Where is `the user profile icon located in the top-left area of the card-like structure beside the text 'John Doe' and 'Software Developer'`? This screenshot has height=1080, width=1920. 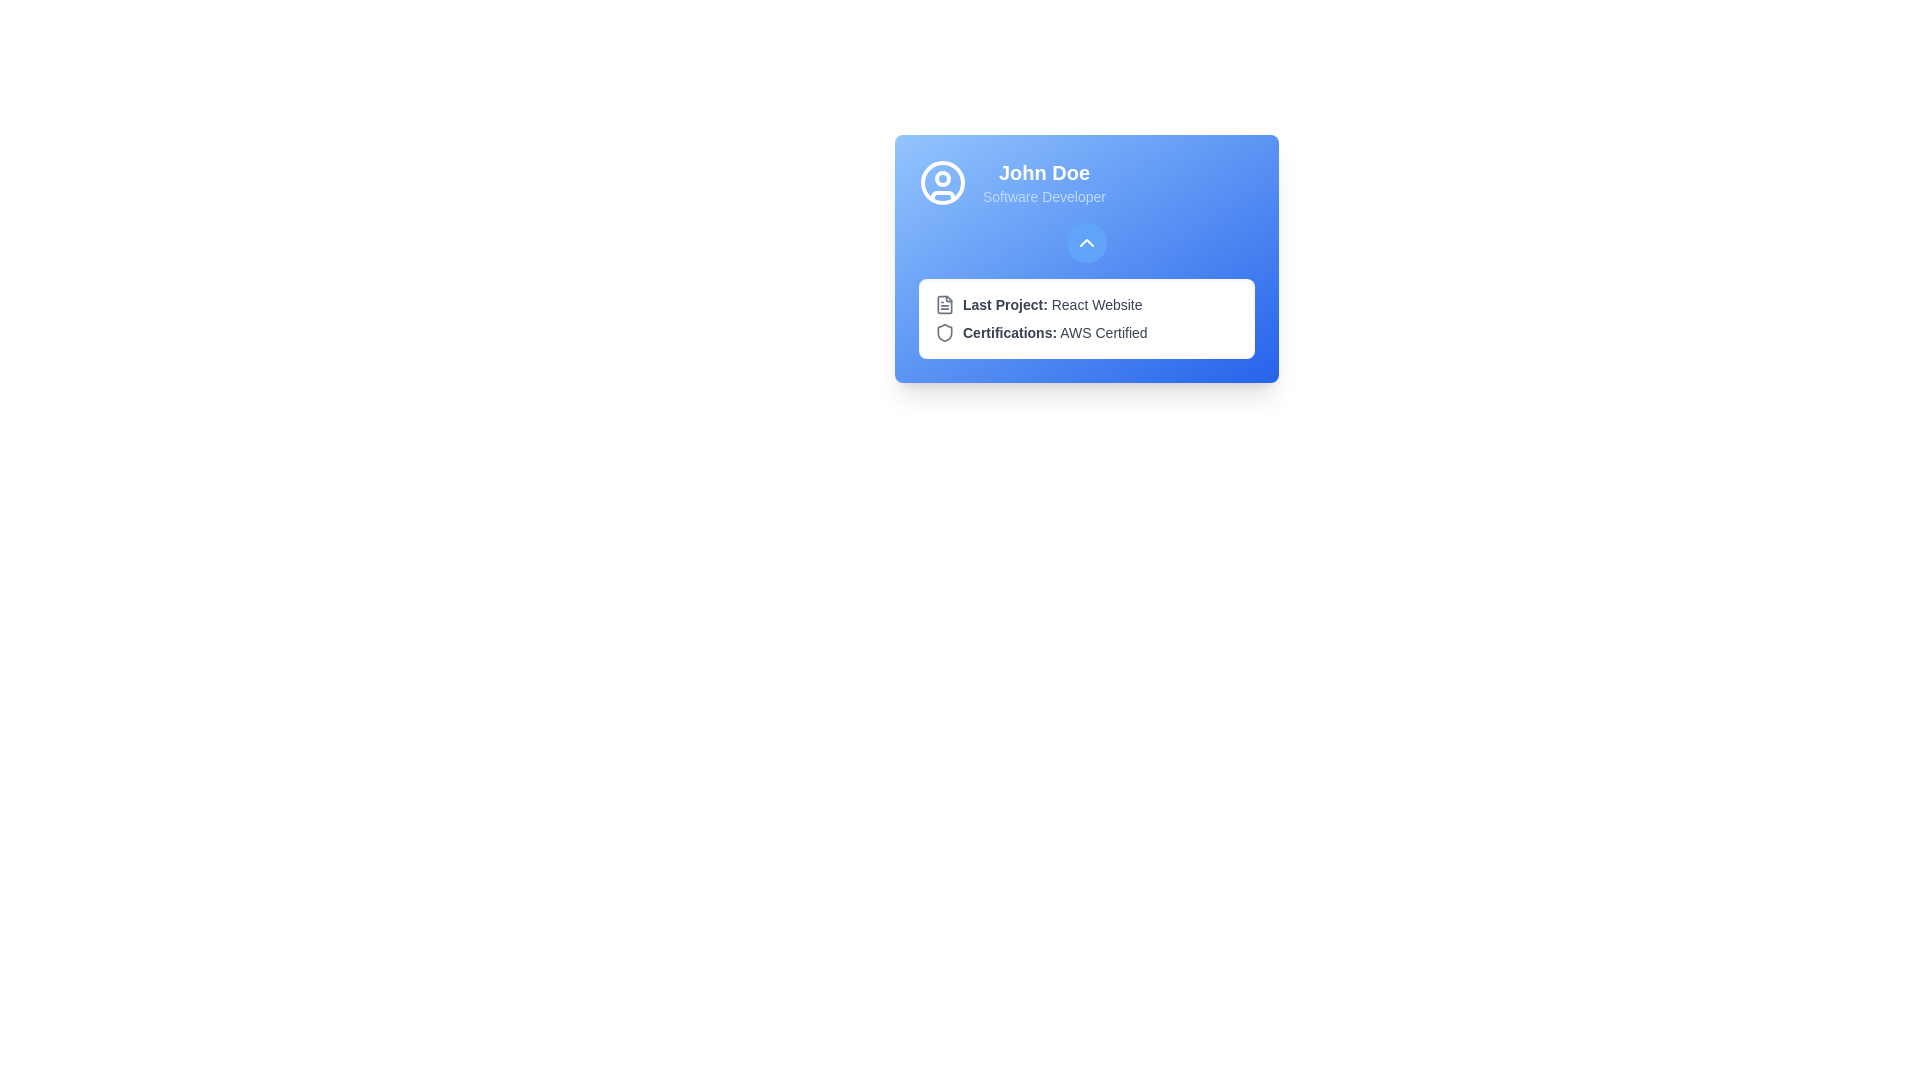 the user profile icon located in the top-left area of the card-like structure beside the text 'John Doe' and 'Software Developer' is located at coordinates (941, 182).